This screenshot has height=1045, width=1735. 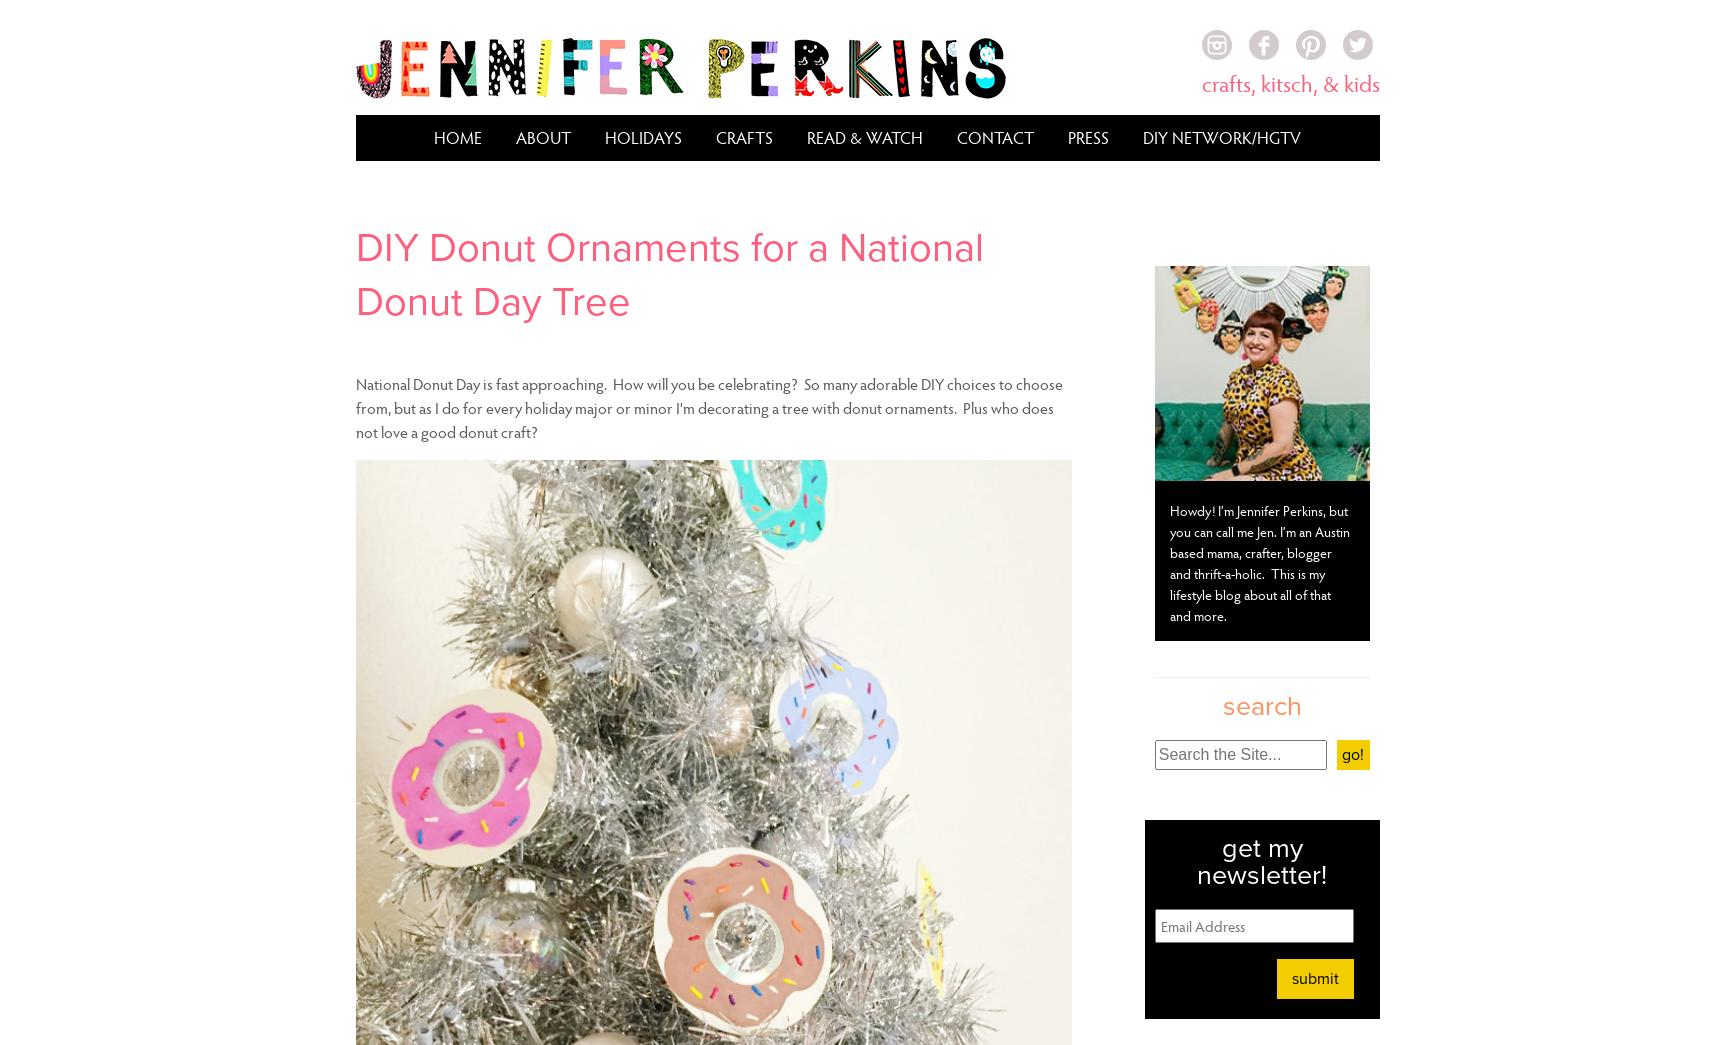 I want to click on 'Read & Watch', so click(x=865, y=136).